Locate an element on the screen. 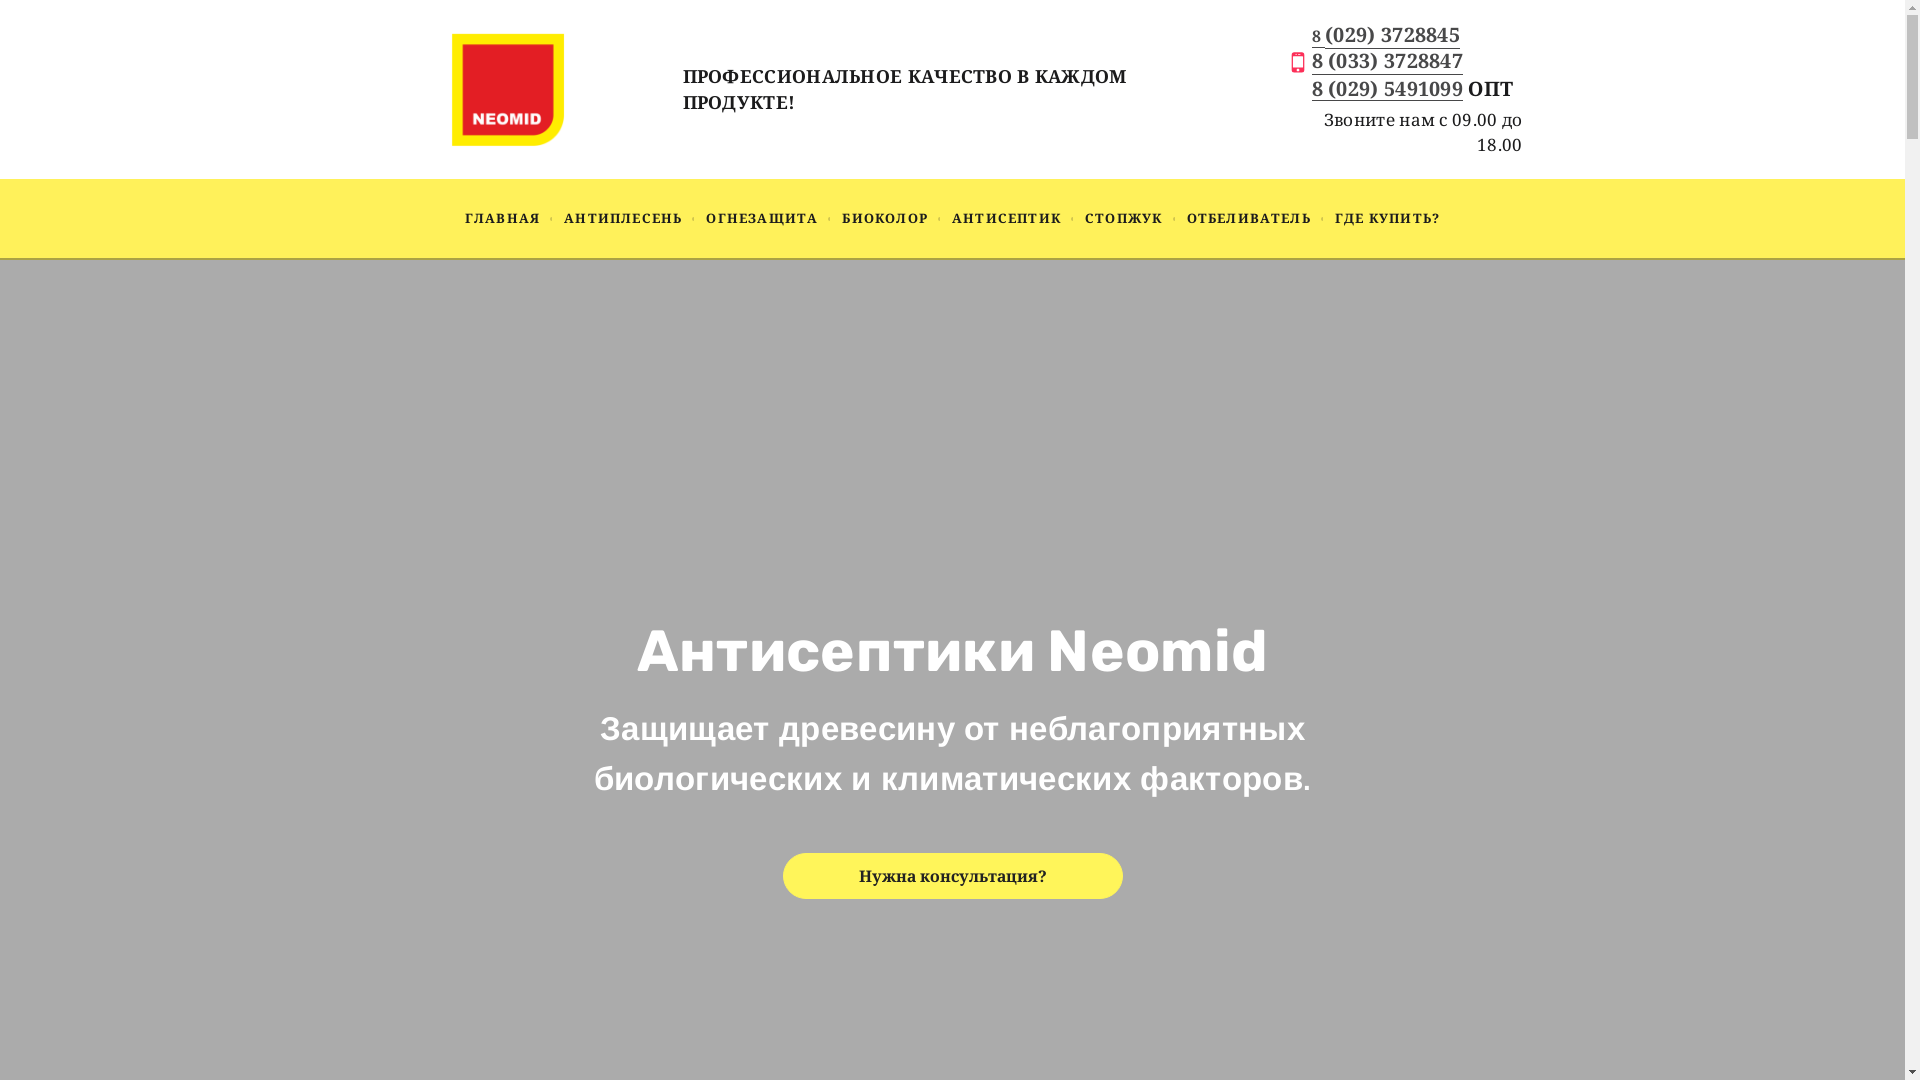 This screenshot has width=1920, height=1080. '(029) 3728845' is located at coordinates (1391, 34).